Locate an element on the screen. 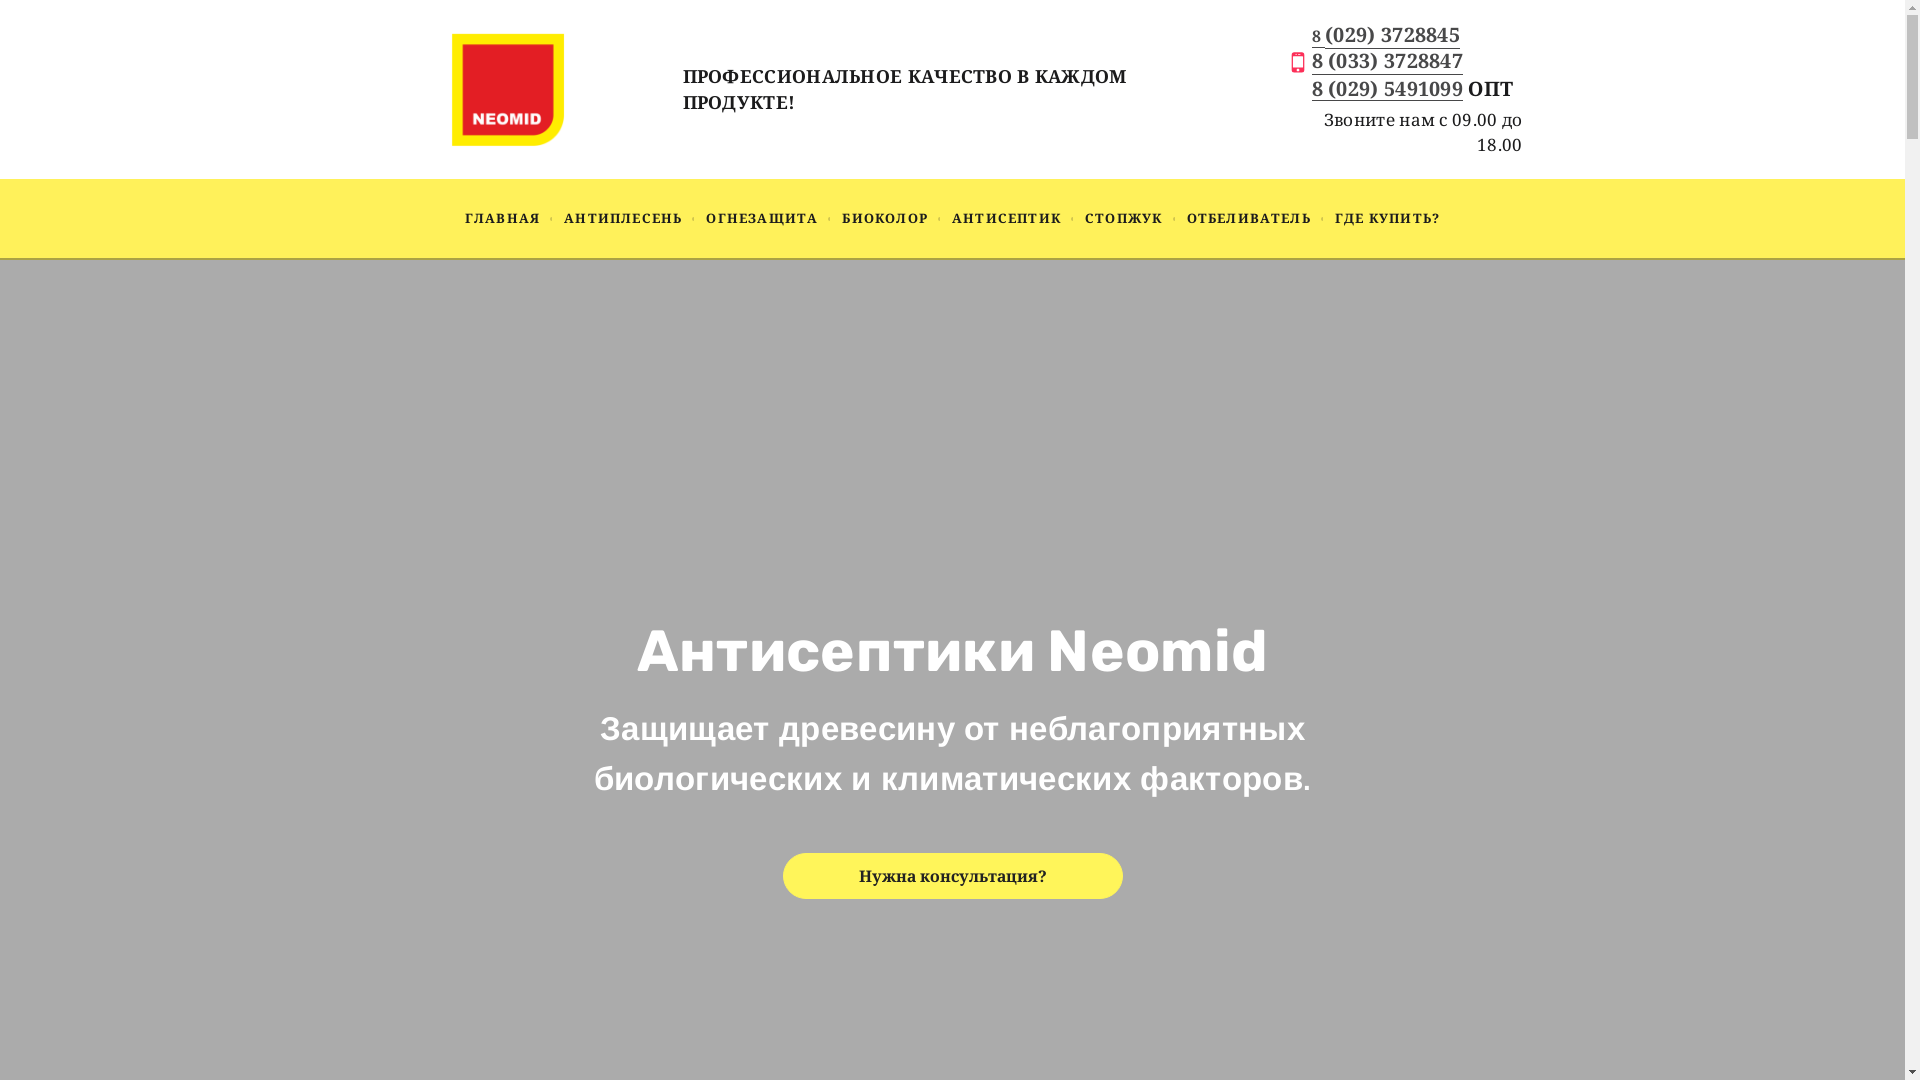 This screenshot has width=1920, height=1080. '(029) 3728845' is located at coordinates (1391, 34).